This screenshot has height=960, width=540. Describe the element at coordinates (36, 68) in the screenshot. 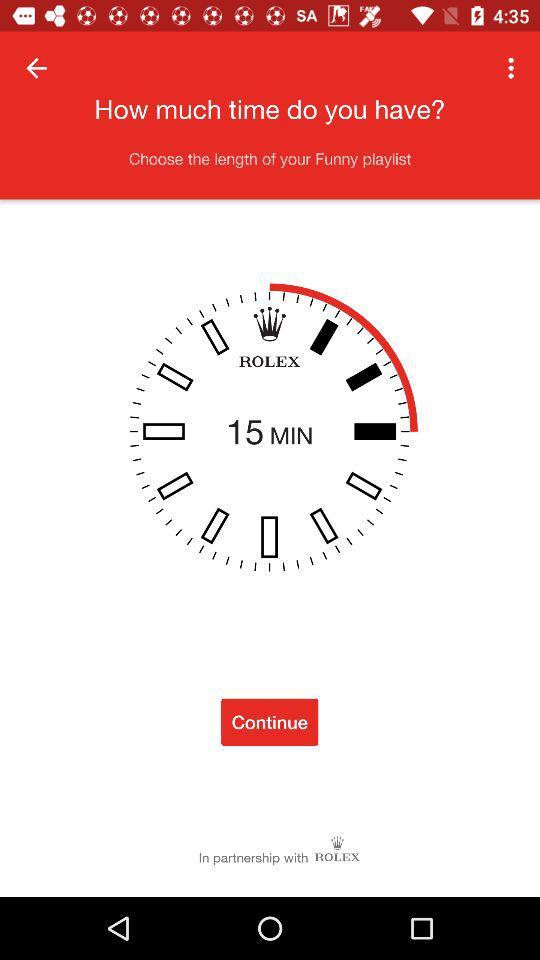

I see `item above choose the length icon` at that location.